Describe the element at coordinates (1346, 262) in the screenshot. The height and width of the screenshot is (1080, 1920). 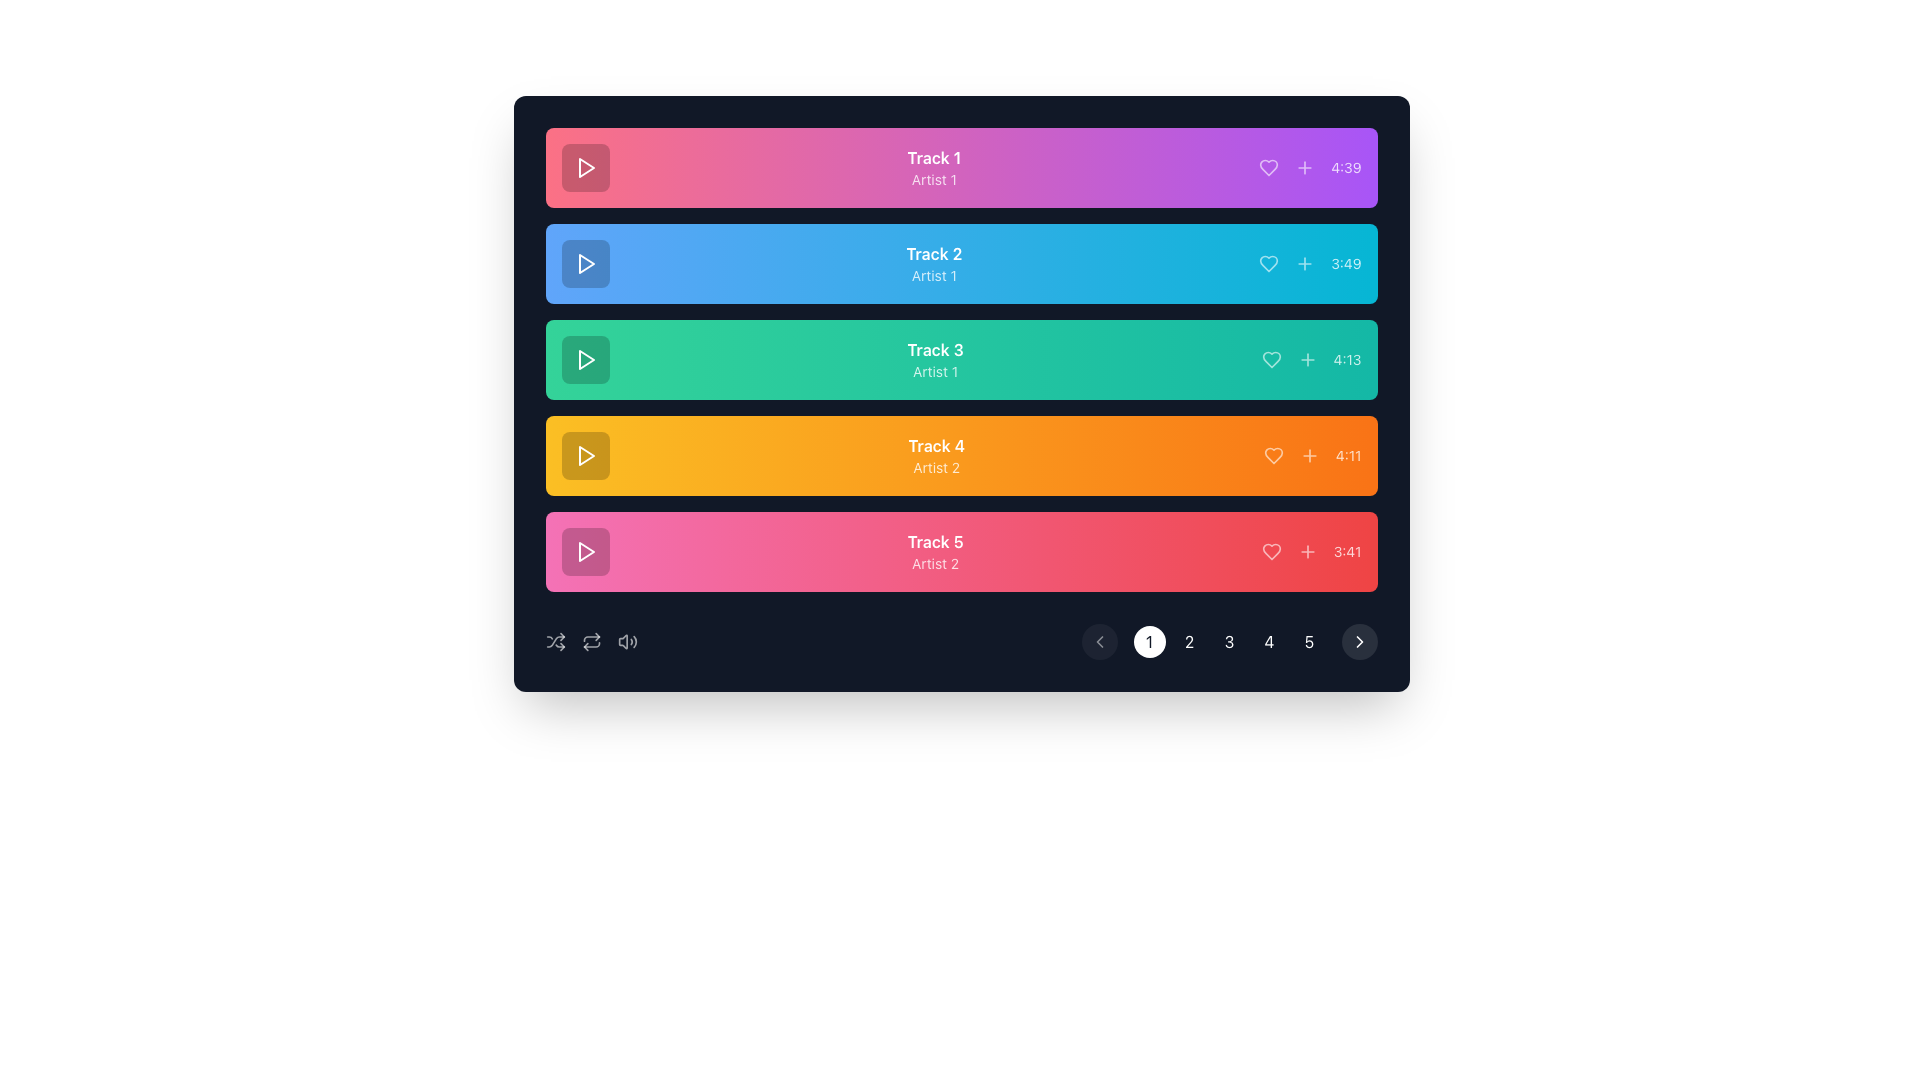
I see `the text label displaying the timestamp '3:49', which is styled in white at 80% opacity and positioned at the far right of the music track entry interface` at that location.